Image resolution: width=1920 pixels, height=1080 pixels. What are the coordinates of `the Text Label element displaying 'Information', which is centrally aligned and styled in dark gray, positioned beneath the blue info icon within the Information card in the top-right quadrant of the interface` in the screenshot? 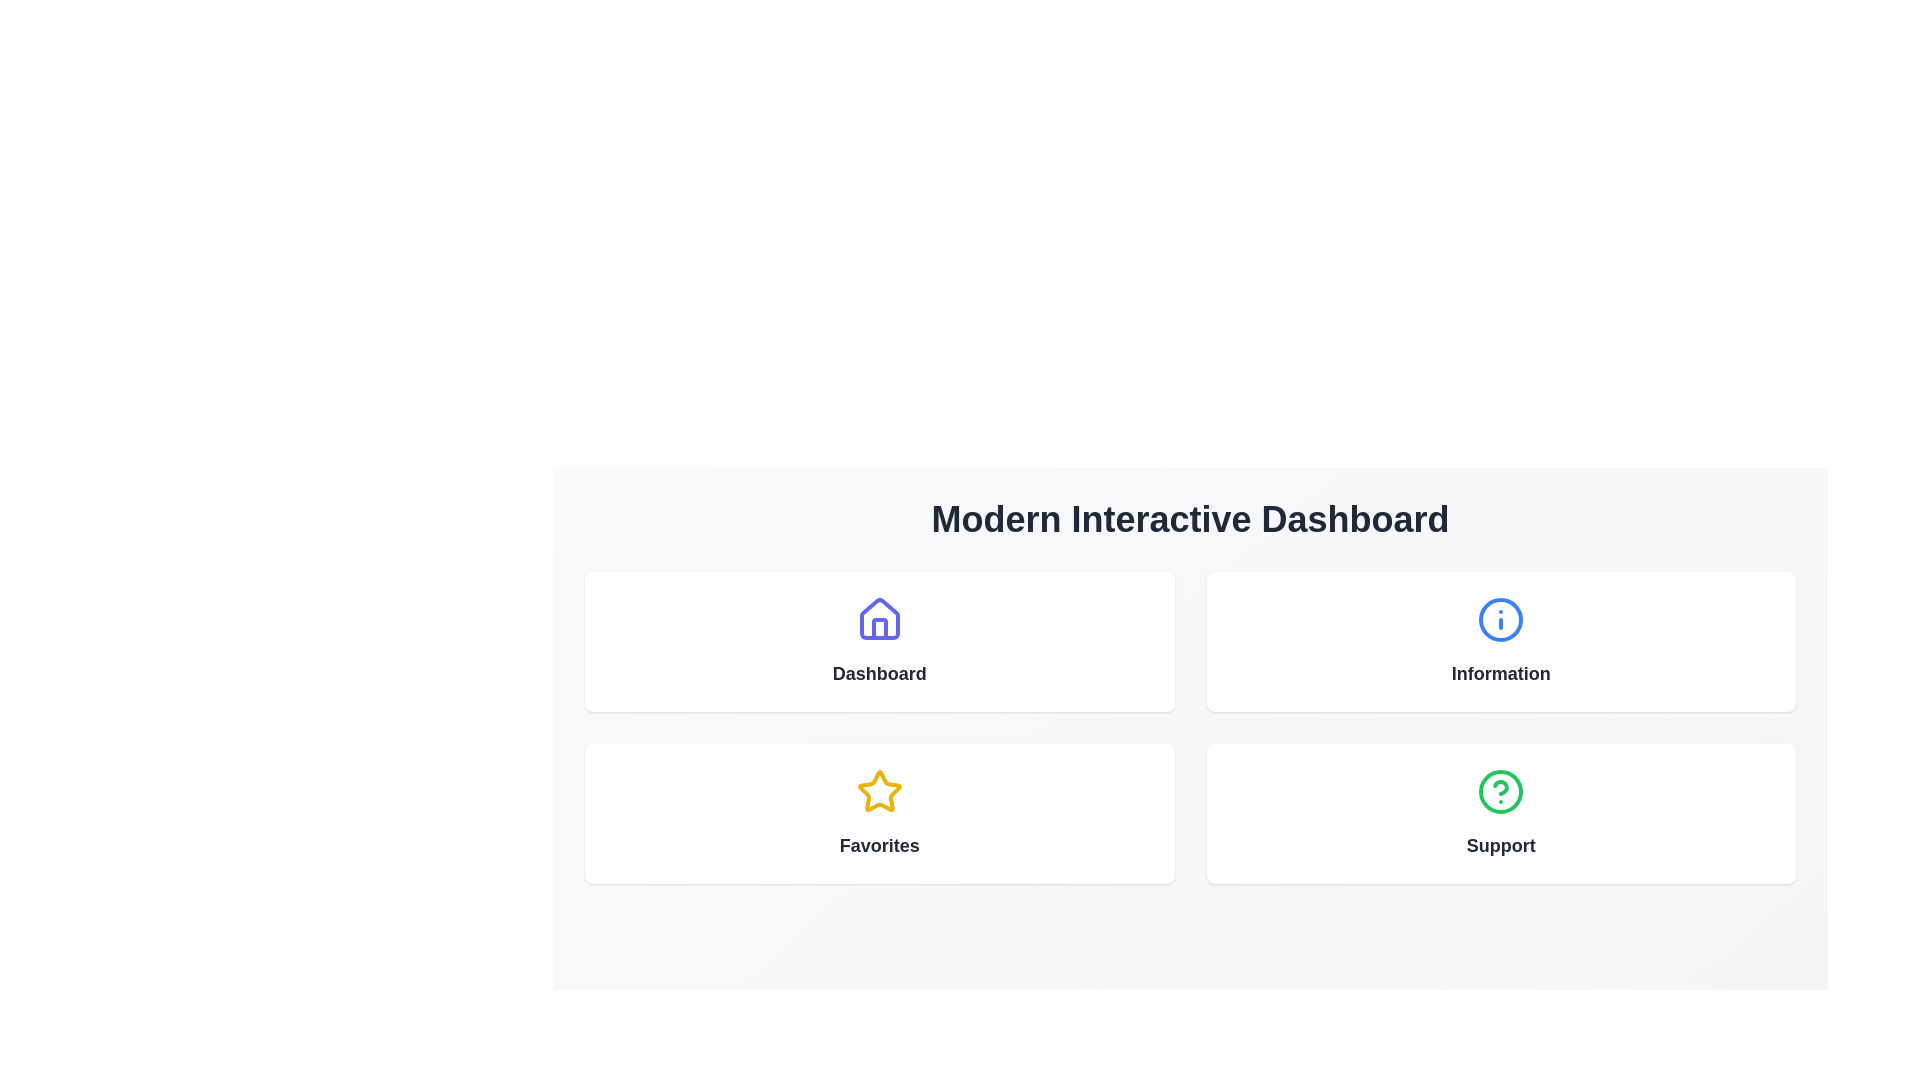 It's located at (1501, 674).